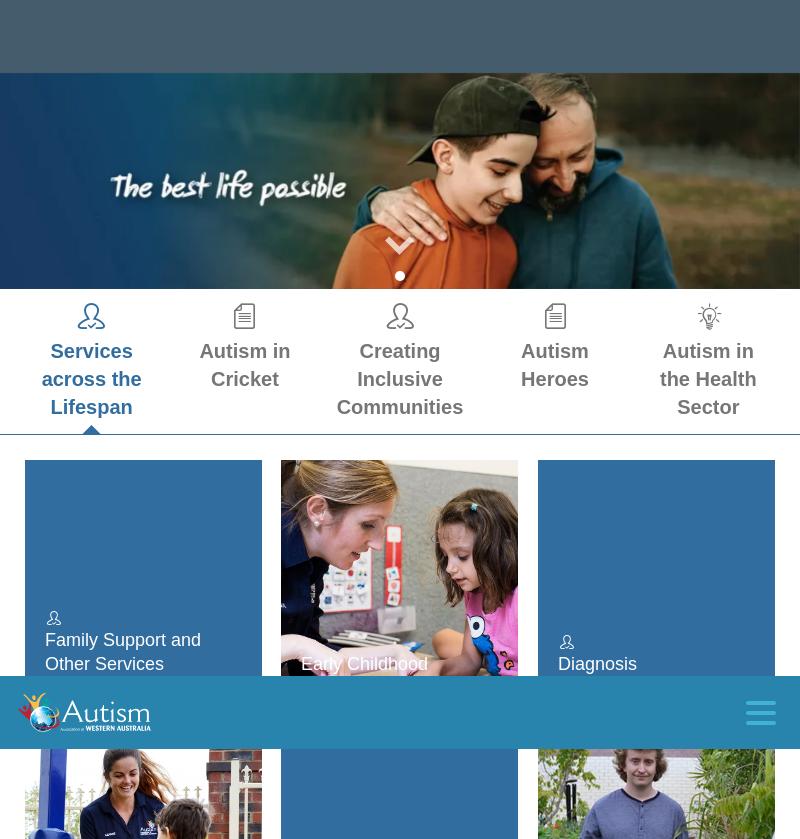  I want to click on 'Email', so click(64, 571).